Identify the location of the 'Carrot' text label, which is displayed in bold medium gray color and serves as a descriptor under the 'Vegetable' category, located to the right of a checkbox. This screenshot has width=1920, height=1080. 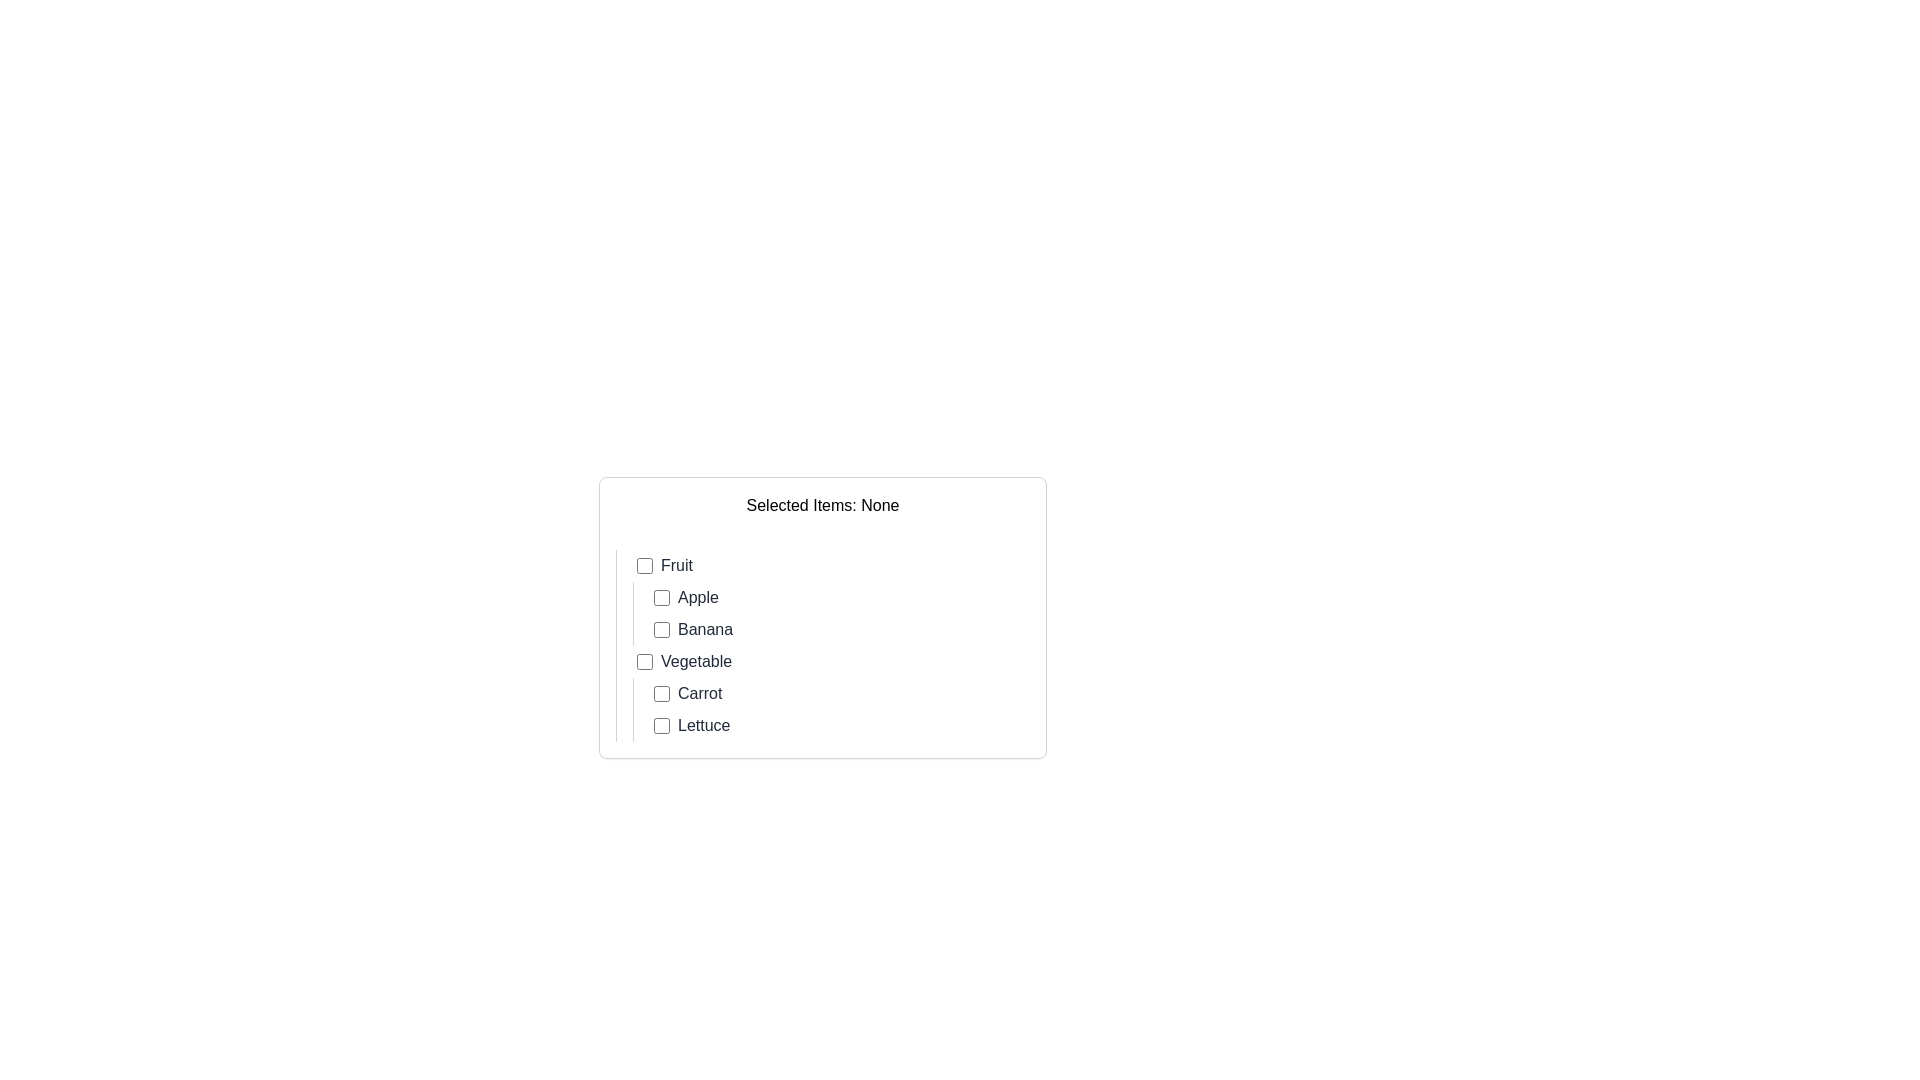
(700, 693).